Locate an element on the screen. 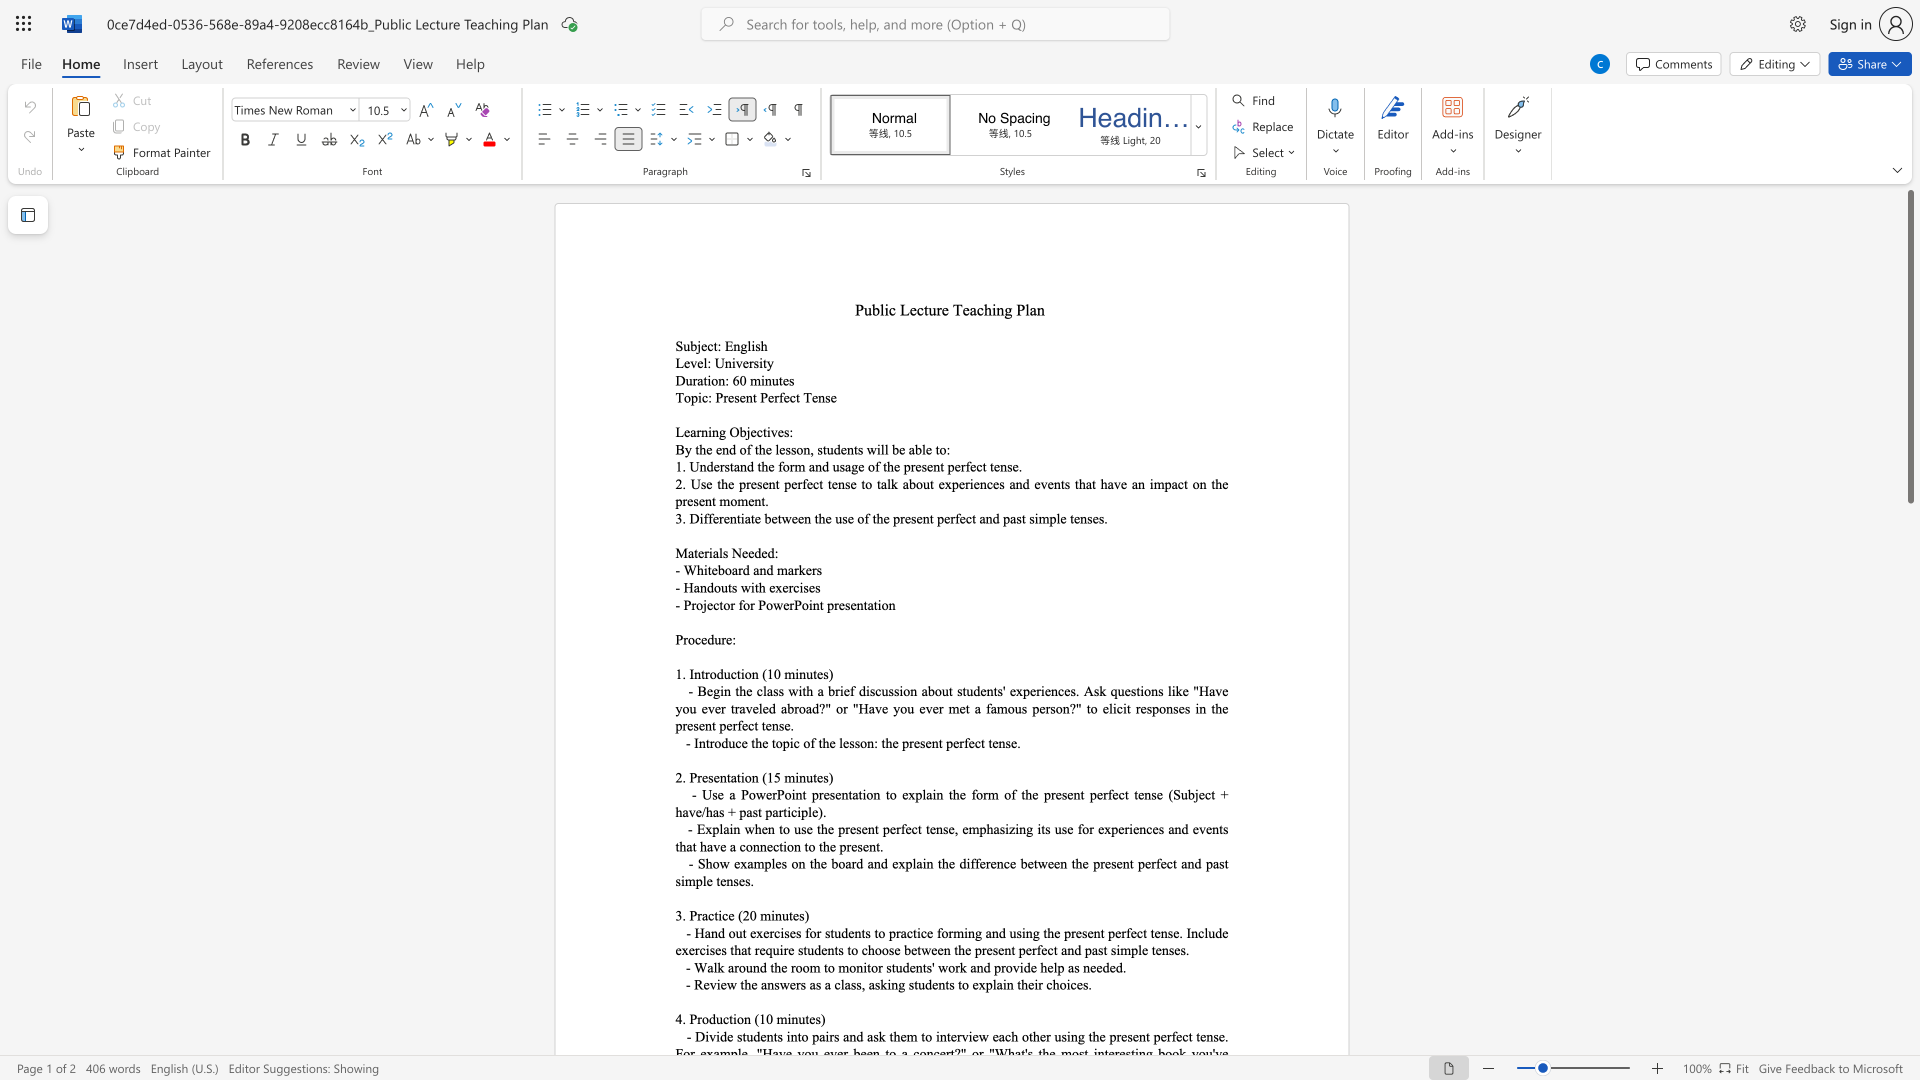  the 2th character "a" in the text is located at coordinates (855, 793).